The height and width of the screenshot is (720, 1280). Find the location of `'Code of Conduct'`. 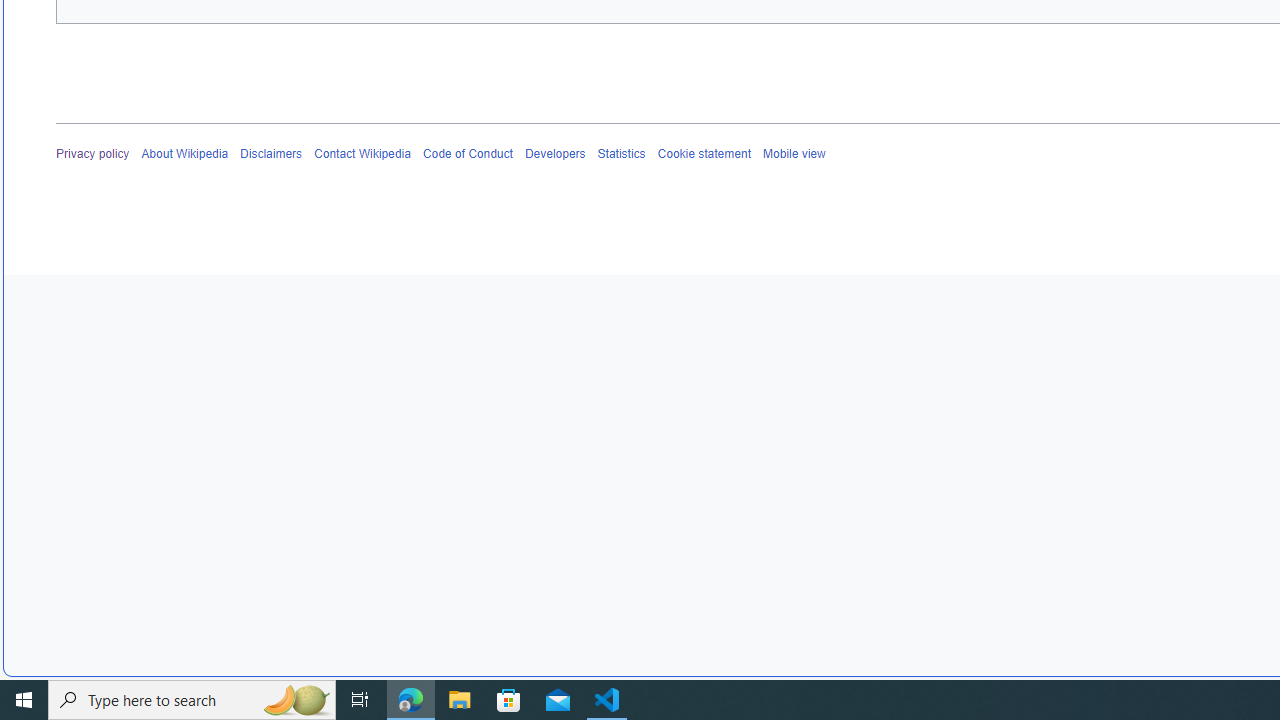

'Code of Conduct' is located at coordinates (466, 153).